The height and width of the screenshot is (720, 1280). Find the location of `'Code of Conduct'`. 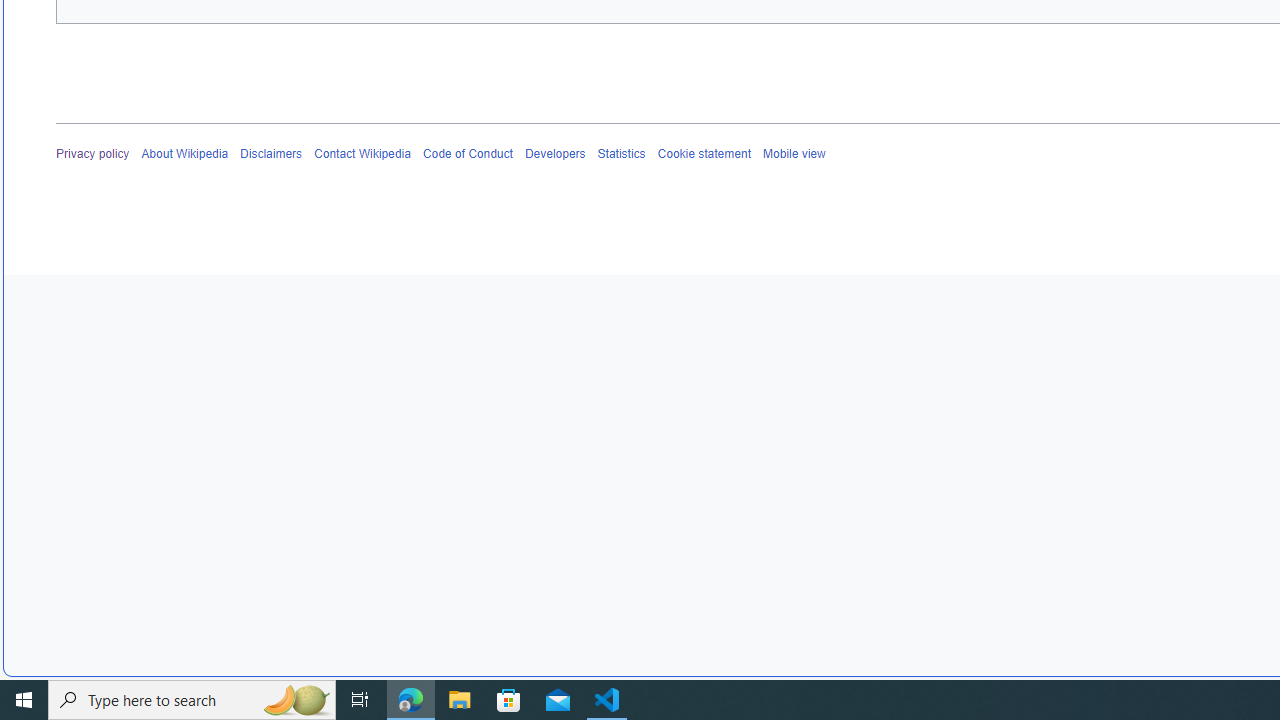

'Code of Conduct' is located at coordinates (466, 153).